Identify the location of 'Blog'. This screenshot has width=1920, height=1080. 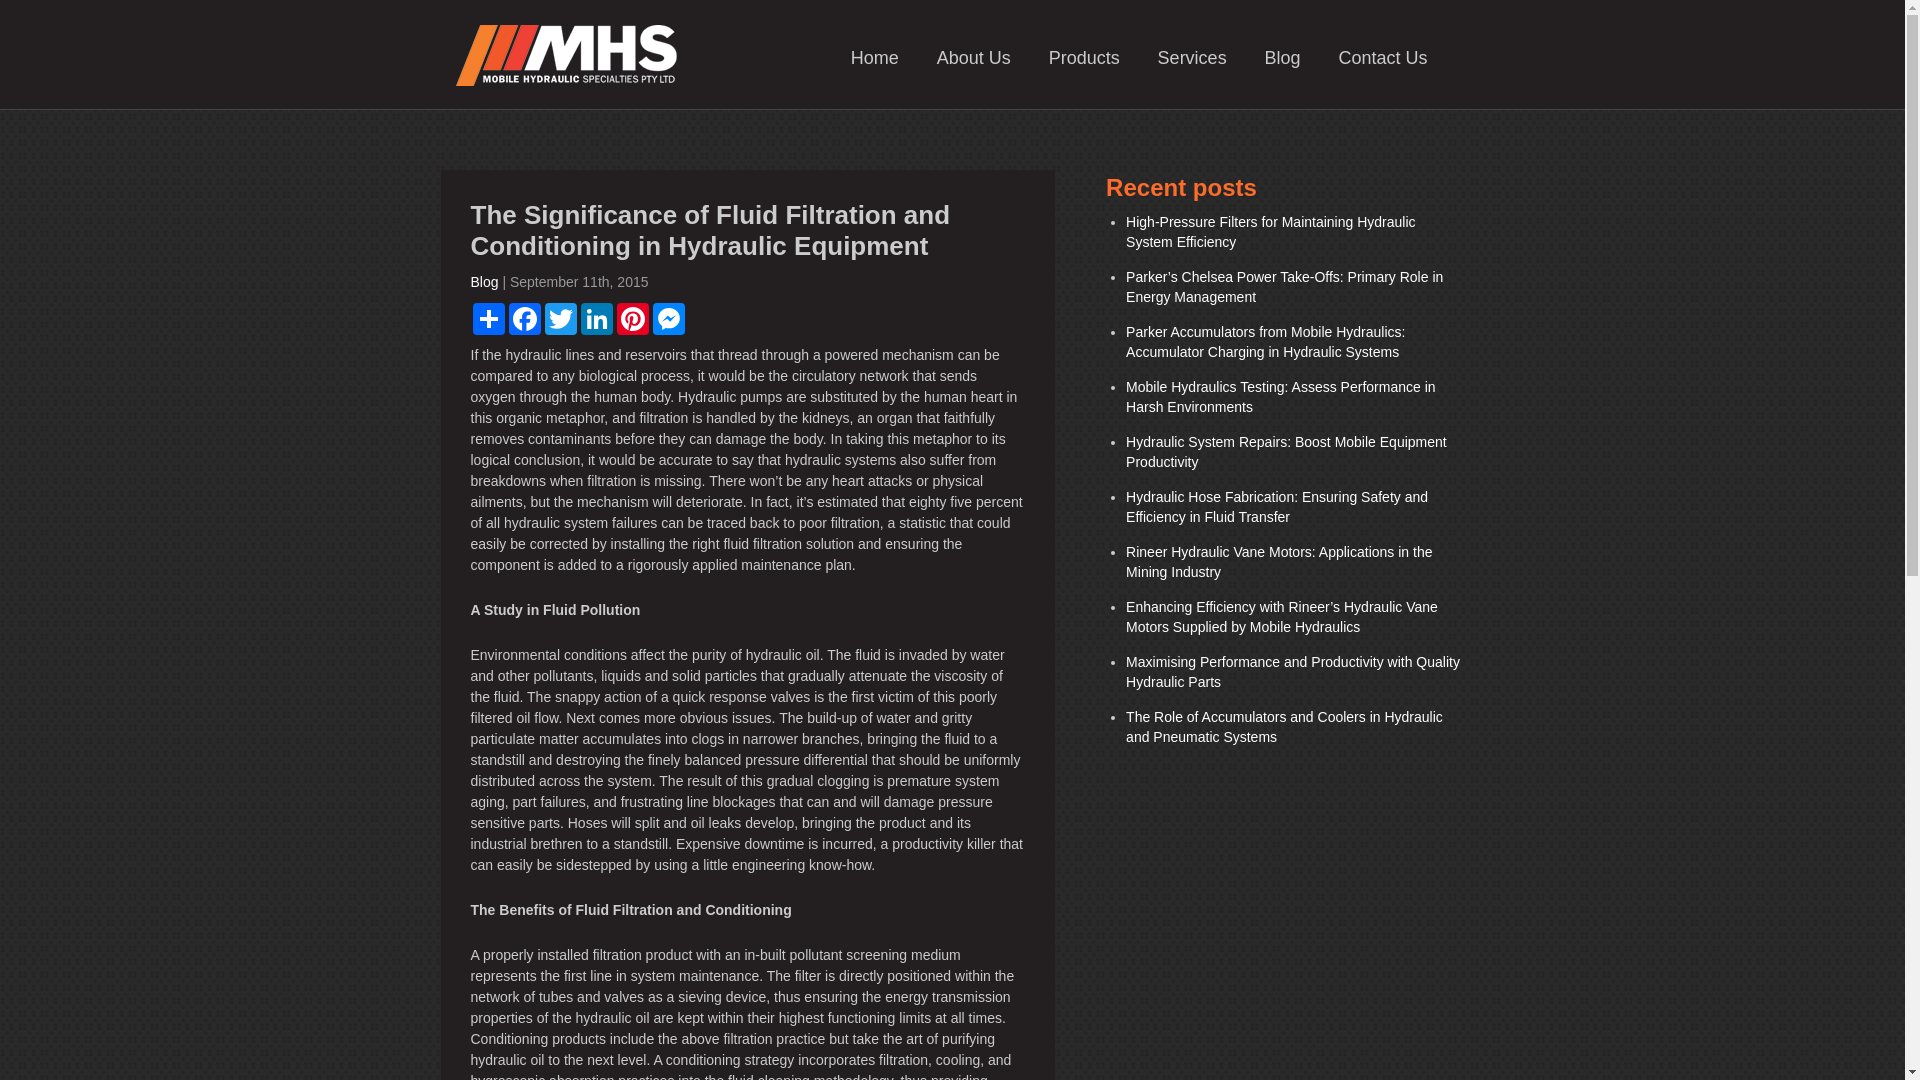
(484, 281).